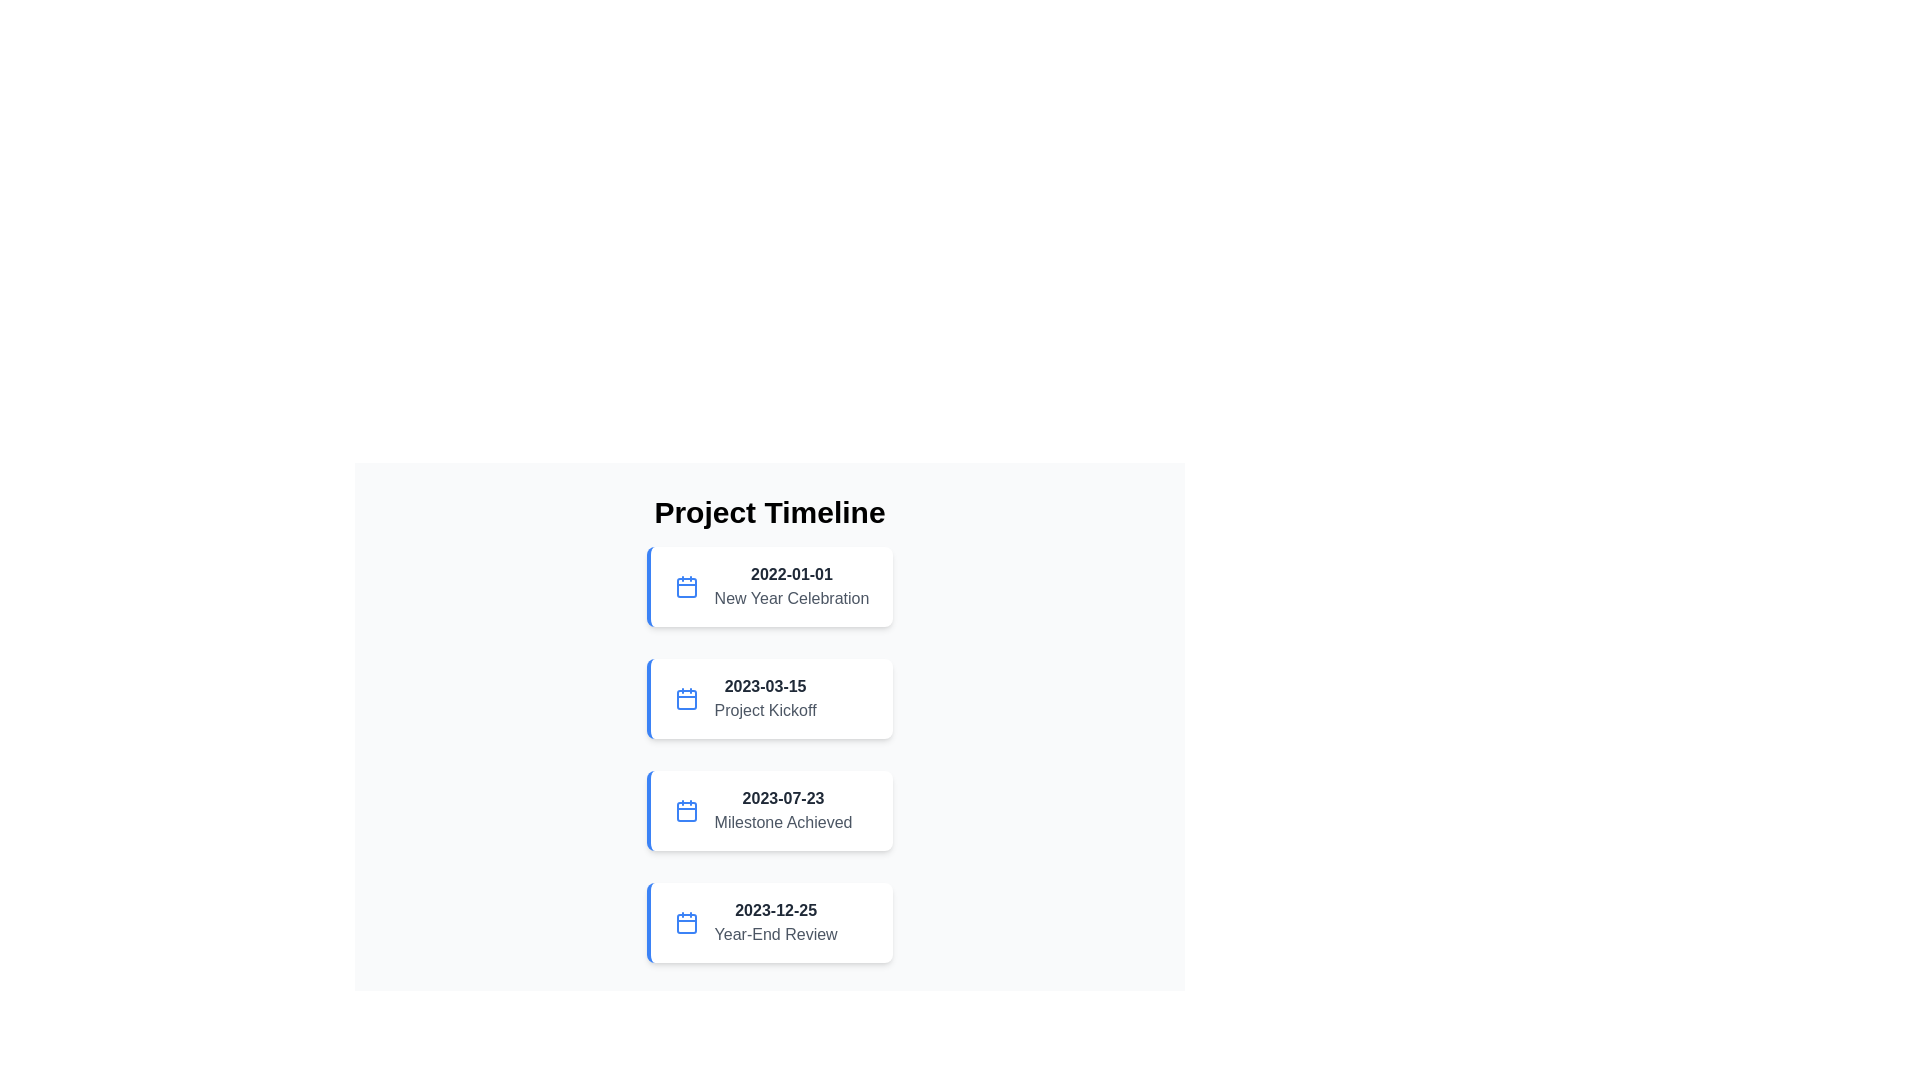 This screenshot has height=1080, width=1920. I want to click on information displayed in the composite element containing a blue calendar icon and the text '2023-07-23' (bold) and 'Milestone Achieved' (lighter font), which is the third item in the vertical timeline list, so click(771, 810).